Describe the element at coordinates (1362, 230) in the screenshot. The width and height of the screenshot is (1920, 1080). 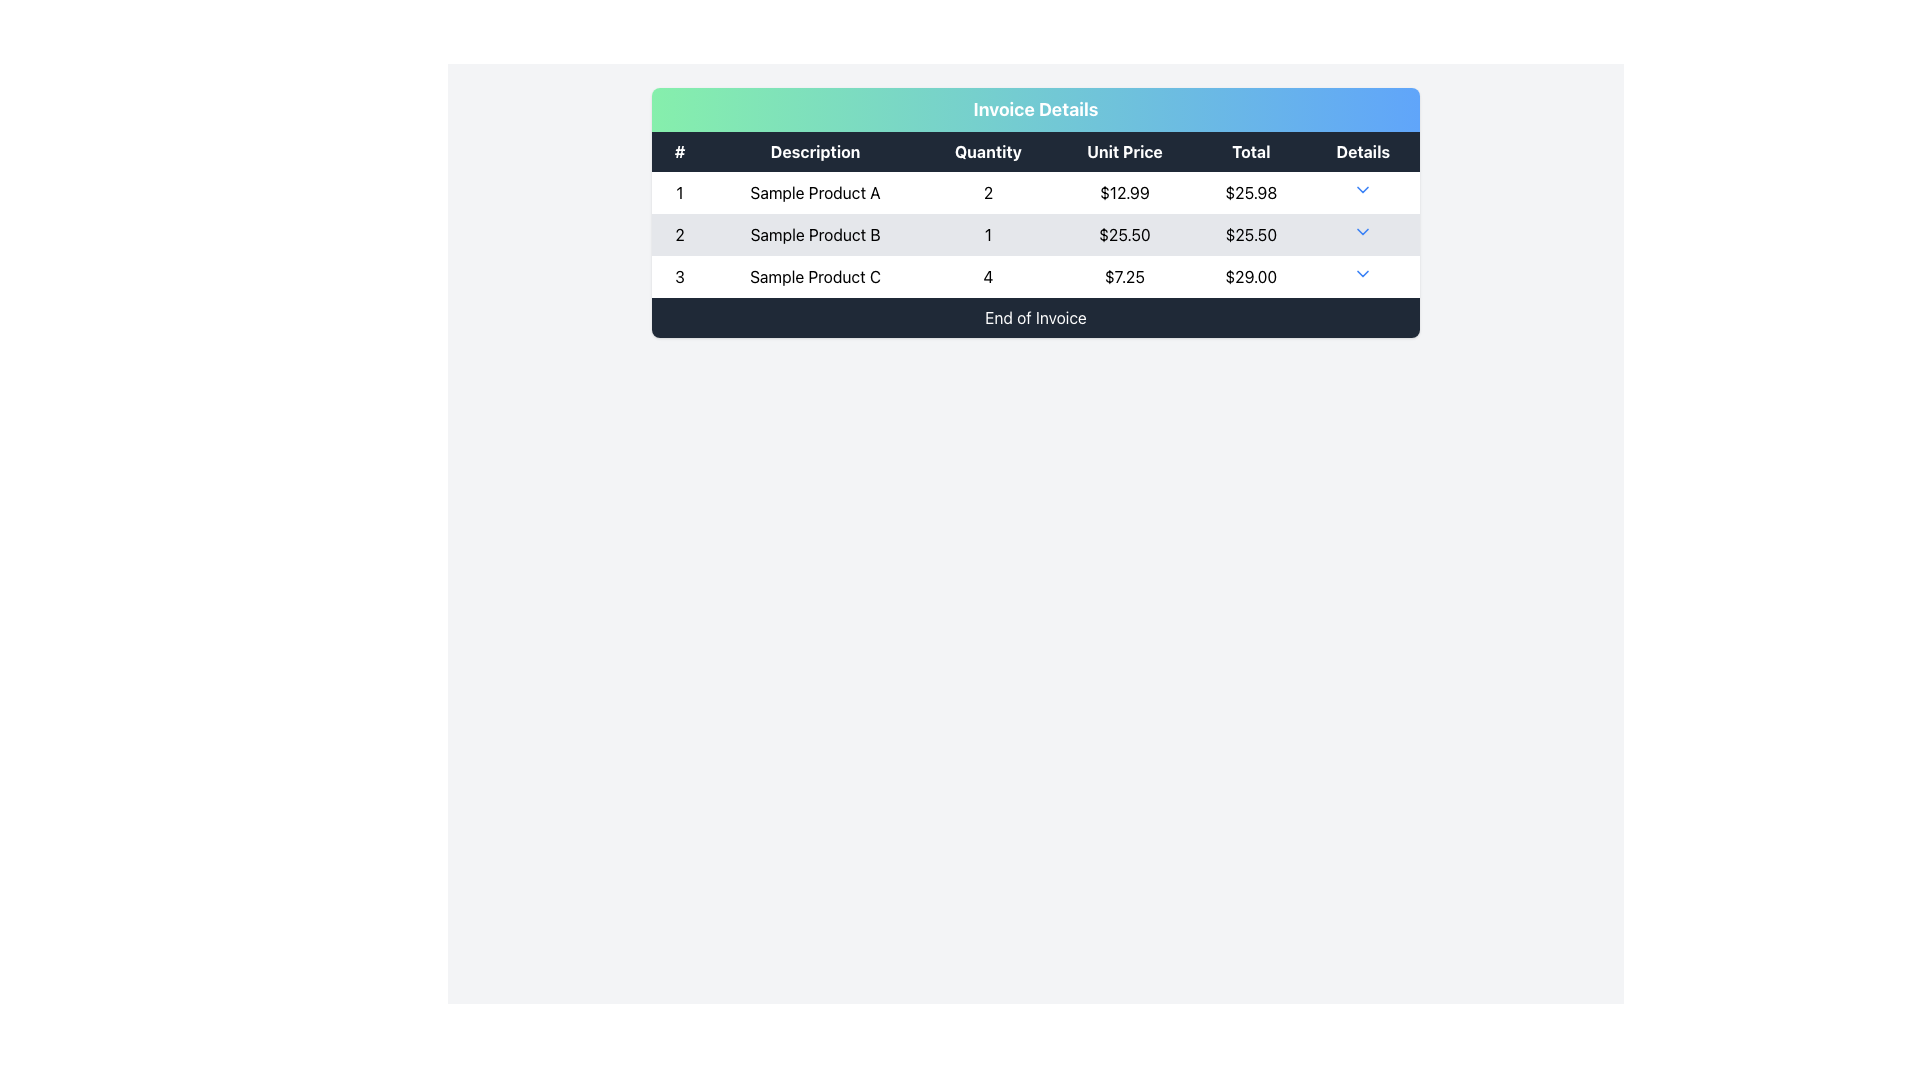
I see `the chevron icon in the second row of the table under the 'Details' column to emphasize the dropdown toggle for 'Sample Product B'` at that location.